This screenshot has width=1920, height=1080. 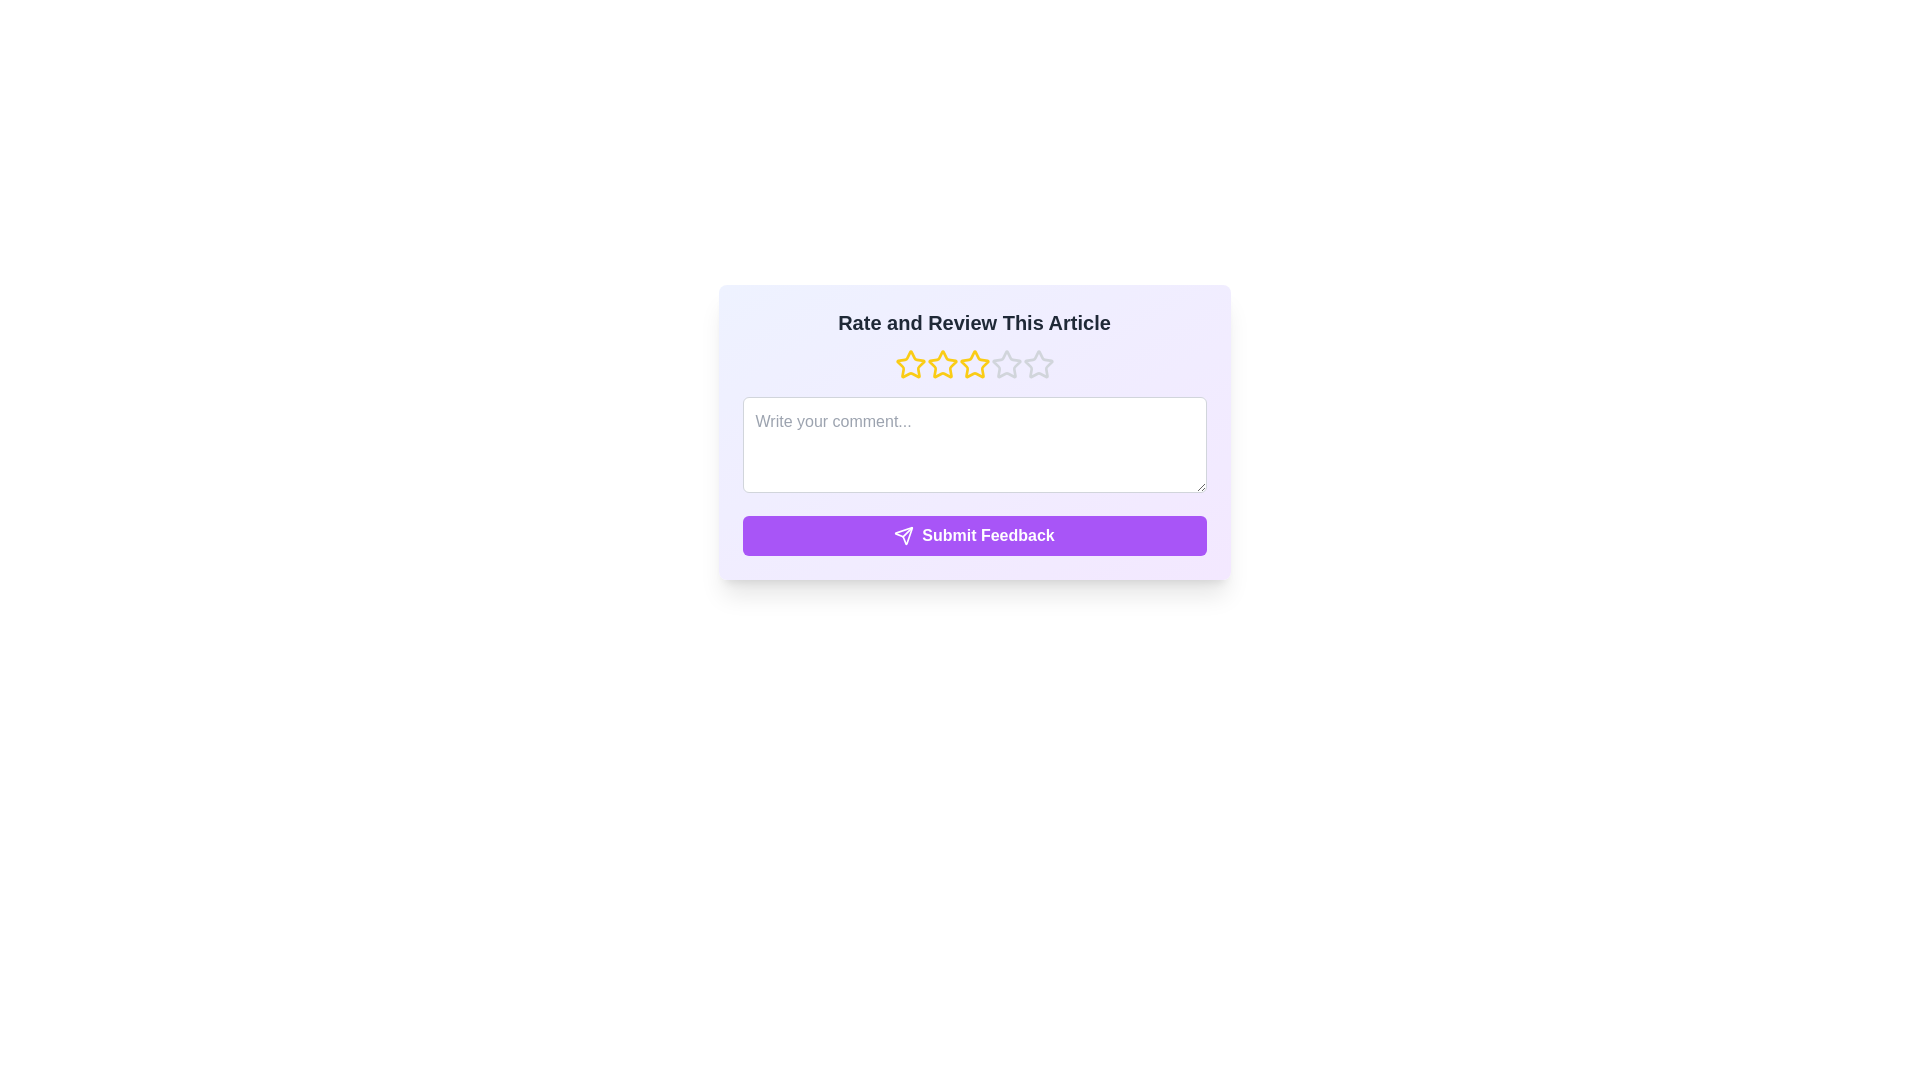 I want to click on the rating to 4 stars by clicking on the corresponding star, so click(x=1006, y=365).